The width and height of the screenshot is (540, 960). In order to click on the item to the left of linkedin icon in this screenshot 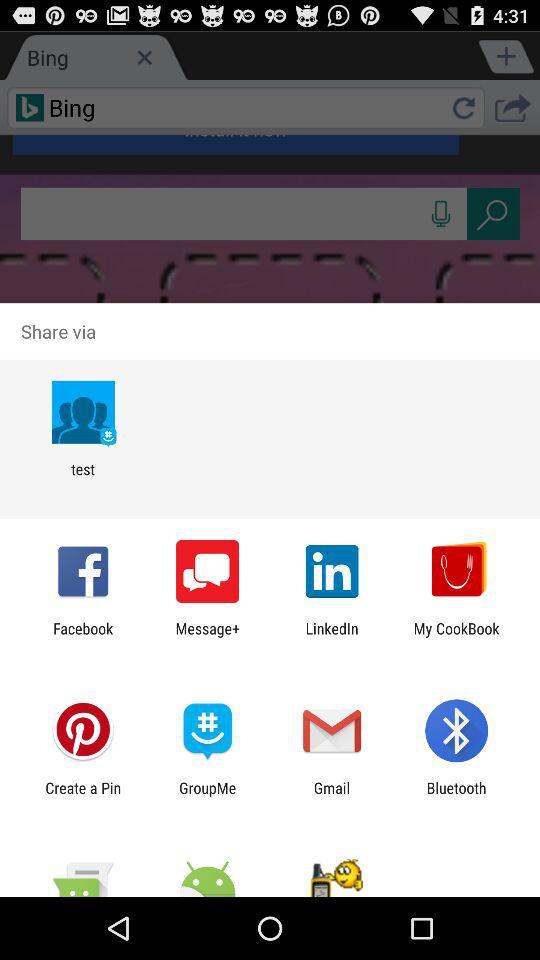, I will do `click(206, 636)`.